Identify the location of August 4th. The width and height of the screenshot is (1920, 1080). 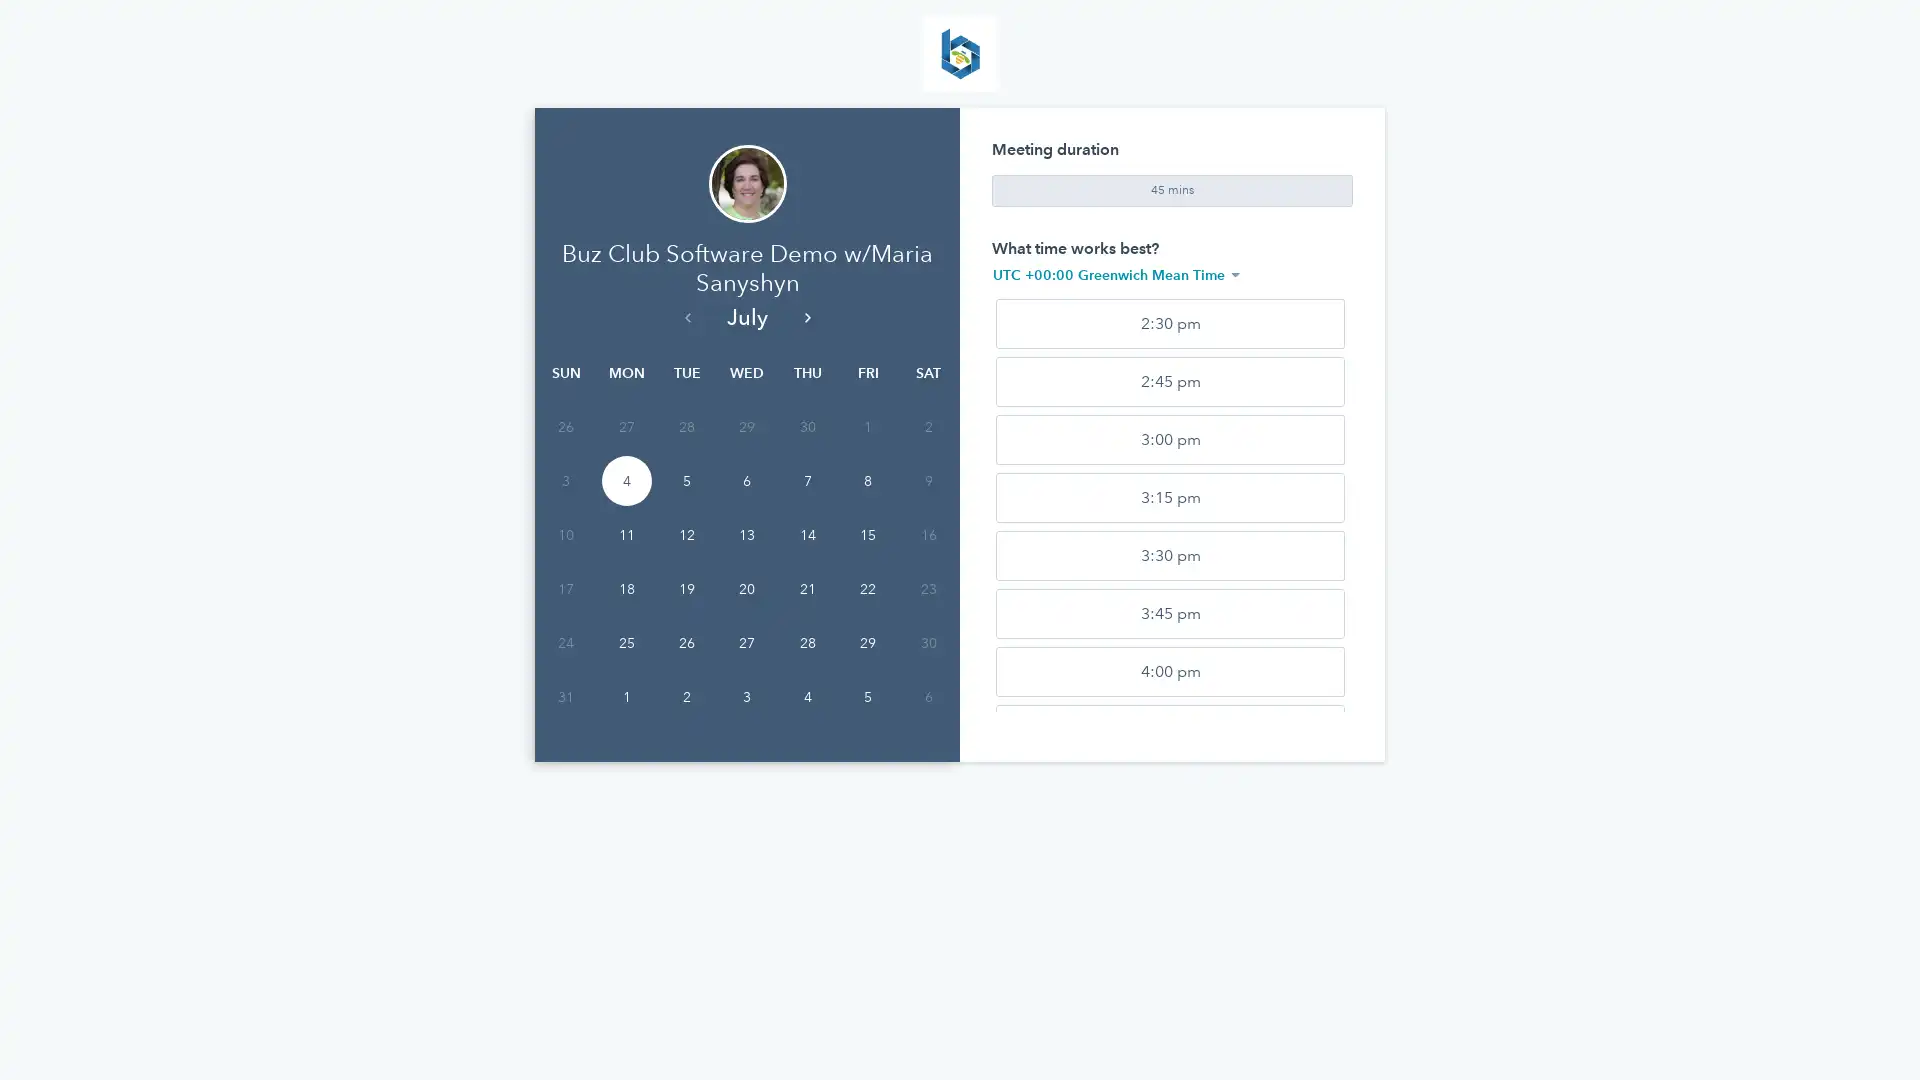
(806, 696).